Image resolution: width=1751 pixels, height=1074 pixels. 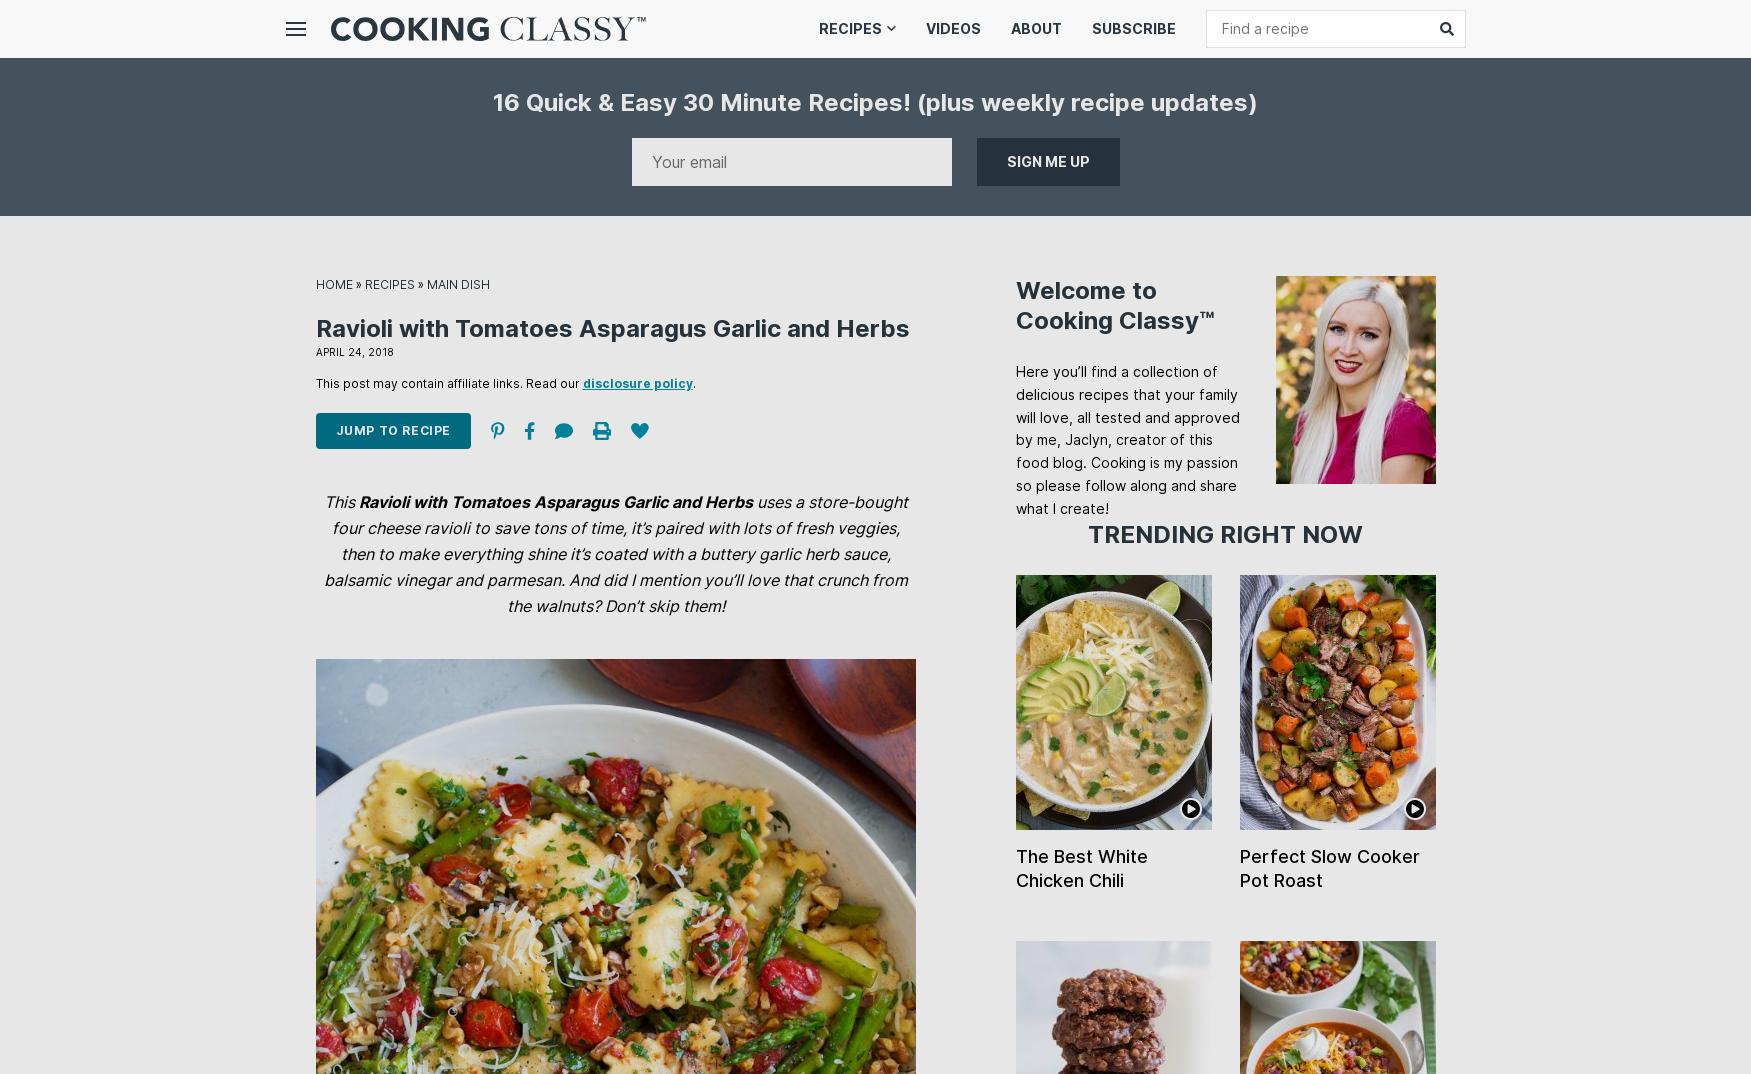 What do you see at coordinates (1034, 27) in the screenshot?
I see `'About'` at bounding box center [1034, 27].